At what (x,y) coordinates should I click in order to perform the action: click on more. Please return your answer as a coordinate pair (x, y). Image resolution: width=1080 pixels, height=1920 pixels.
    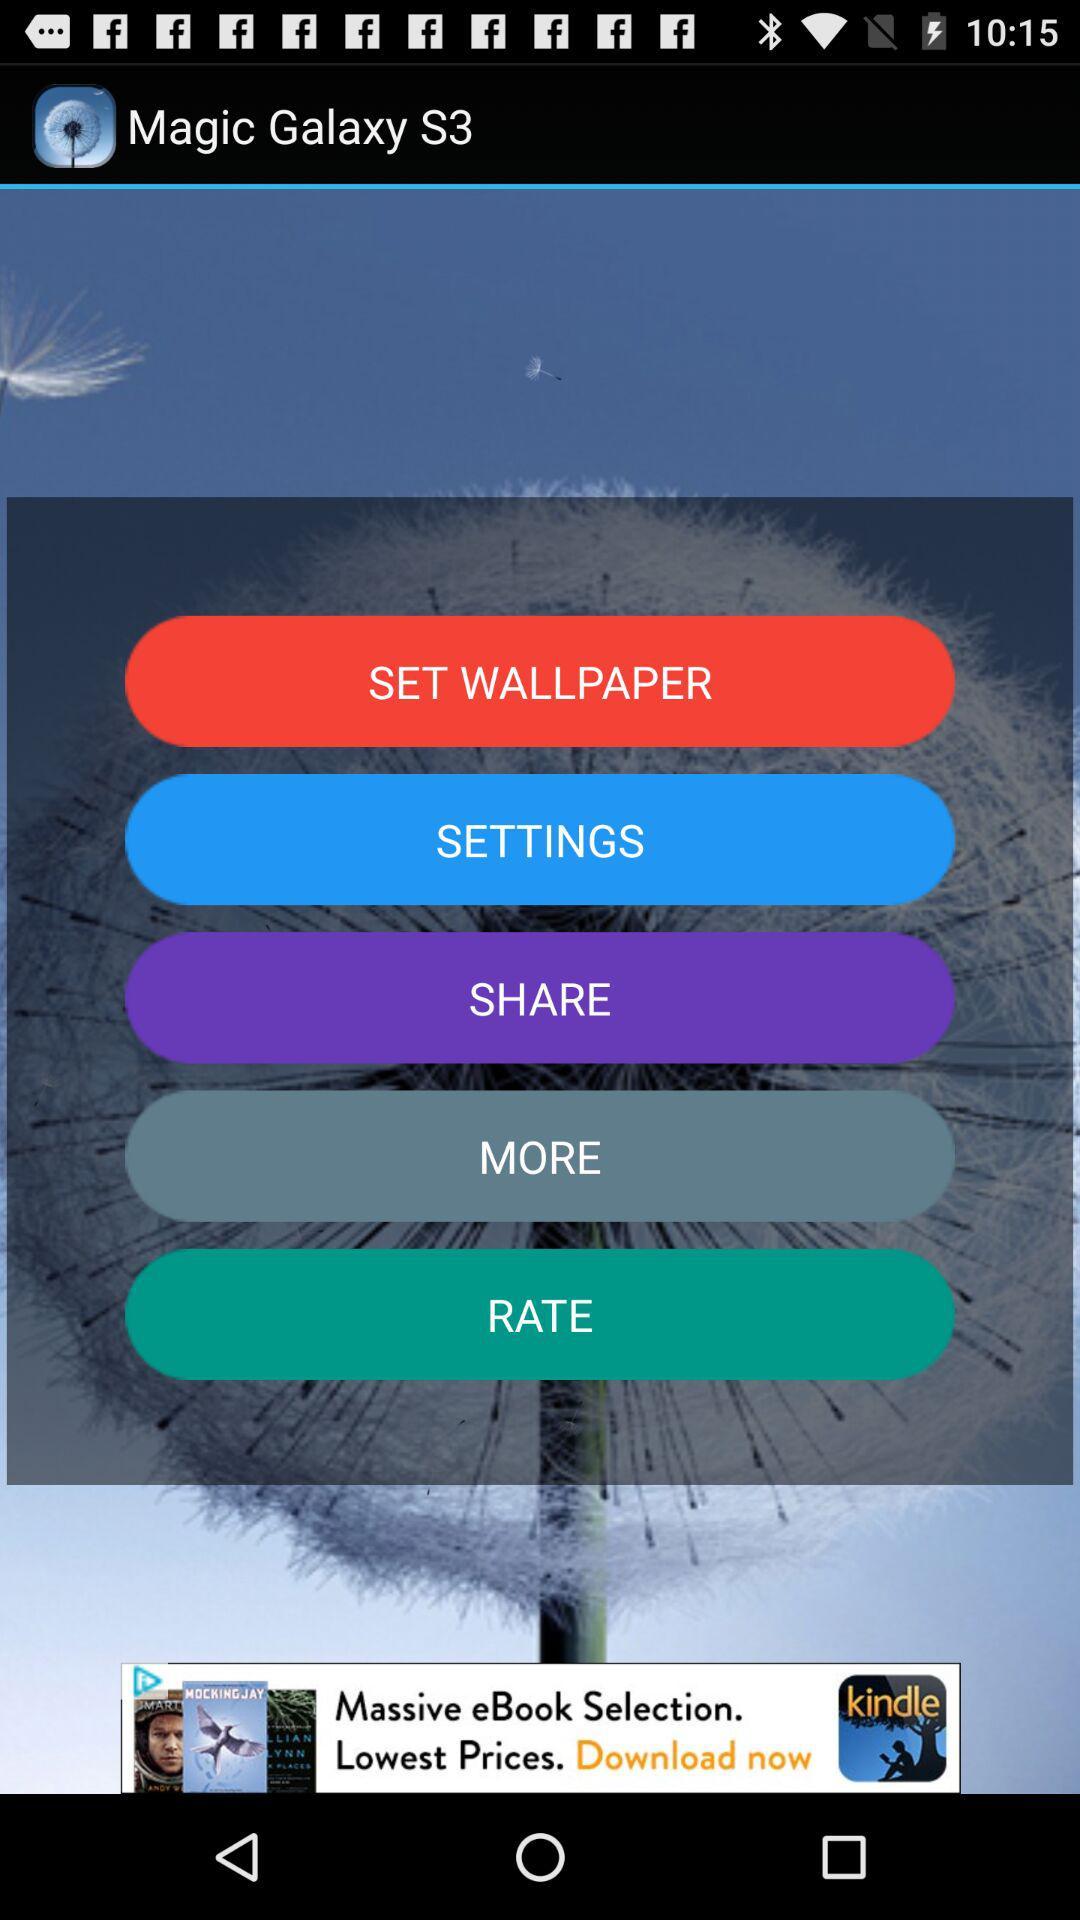
    Looking at the image, I should click on (540, 1156).